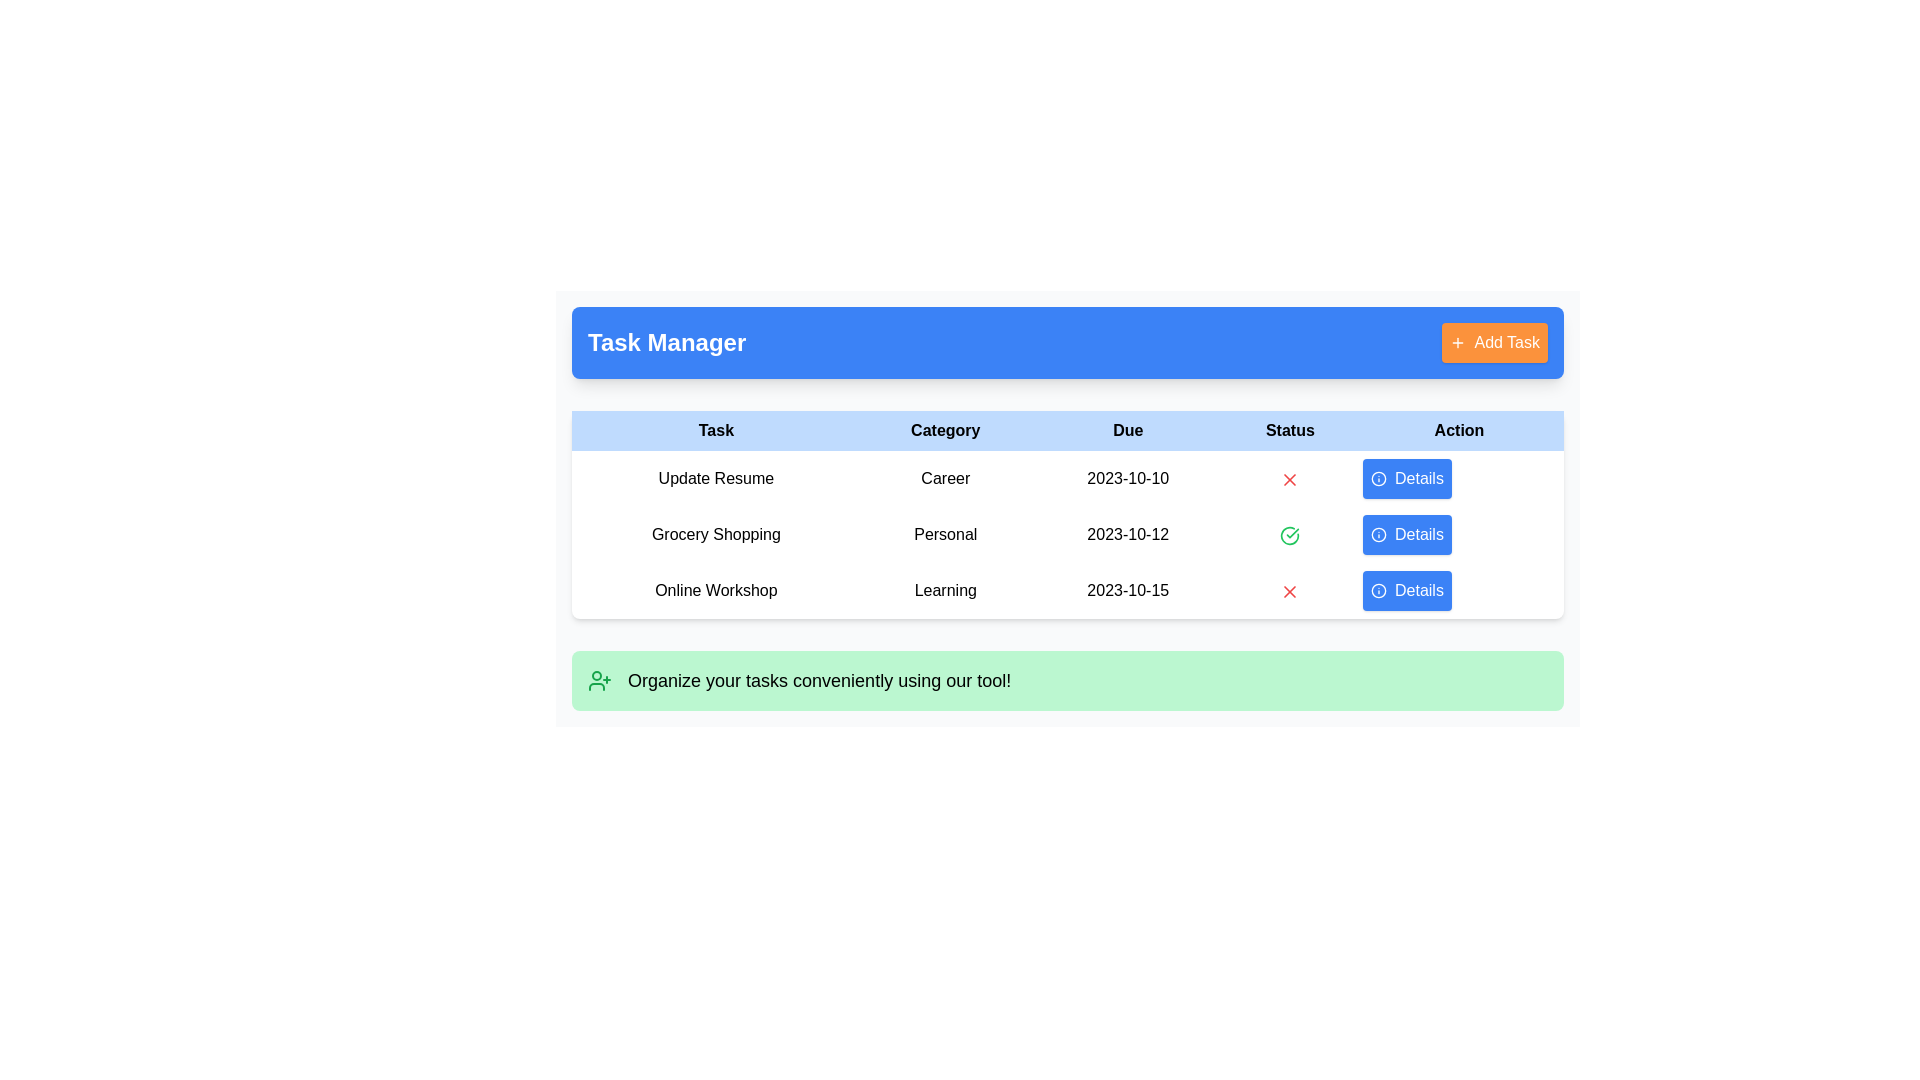 The width and height of the screenshot is (1920, 1080). Describe the element at coordinates (667, 342) in the screenshot. I see `displayed text from the Header or Title located in the blue bar at the top-left section of the interface, which indicates the purpose of the task management tool` at that location.